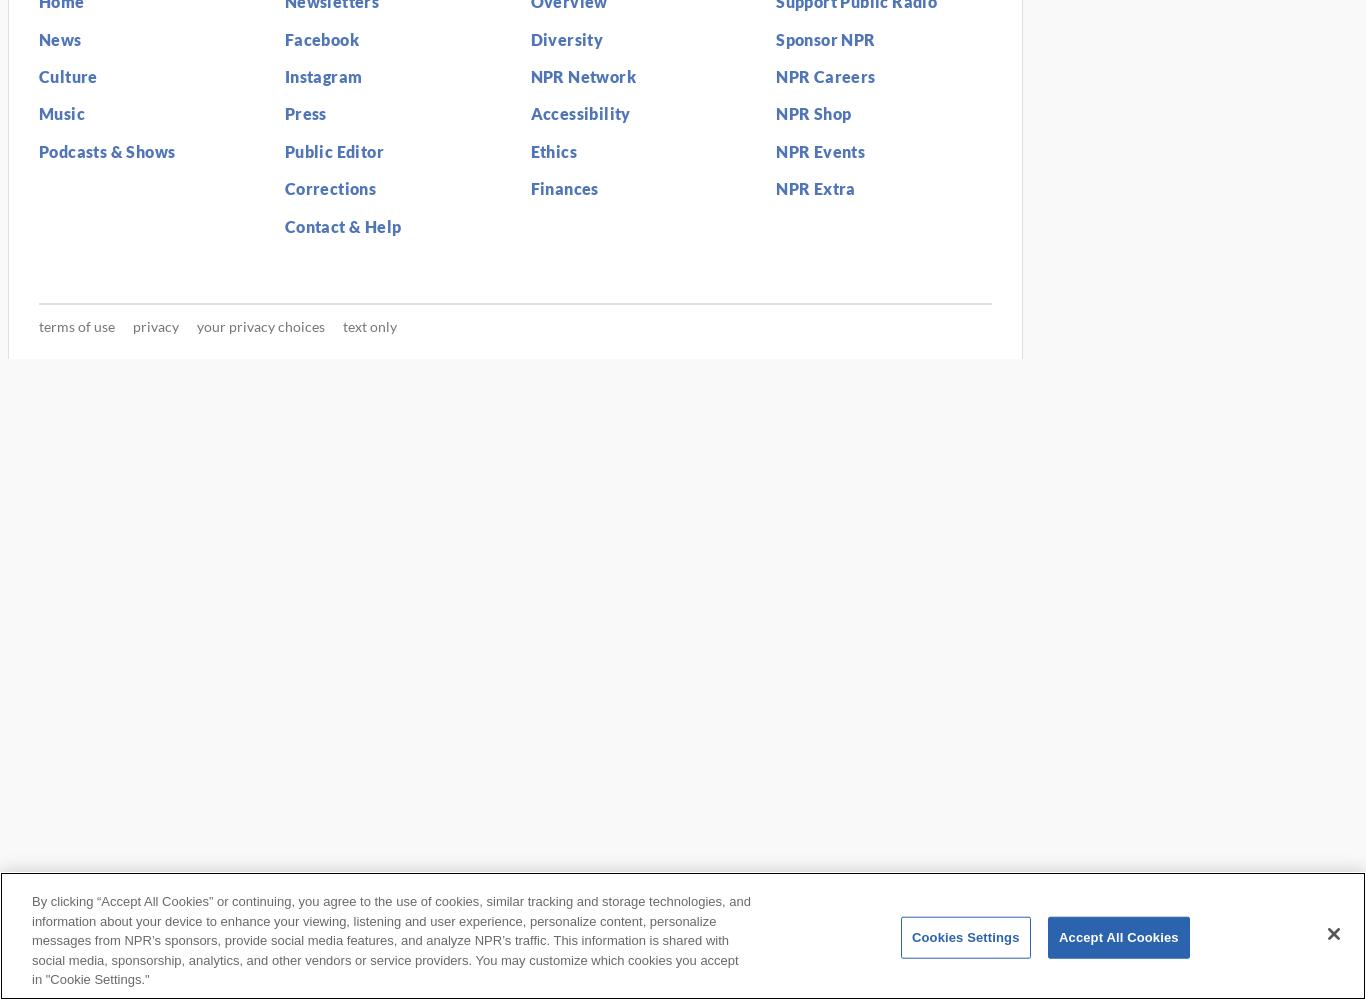  What do you see at coordinates (154, 325) in the screenshot?
I see `'Privacy'` at bounding box center [154, 325].